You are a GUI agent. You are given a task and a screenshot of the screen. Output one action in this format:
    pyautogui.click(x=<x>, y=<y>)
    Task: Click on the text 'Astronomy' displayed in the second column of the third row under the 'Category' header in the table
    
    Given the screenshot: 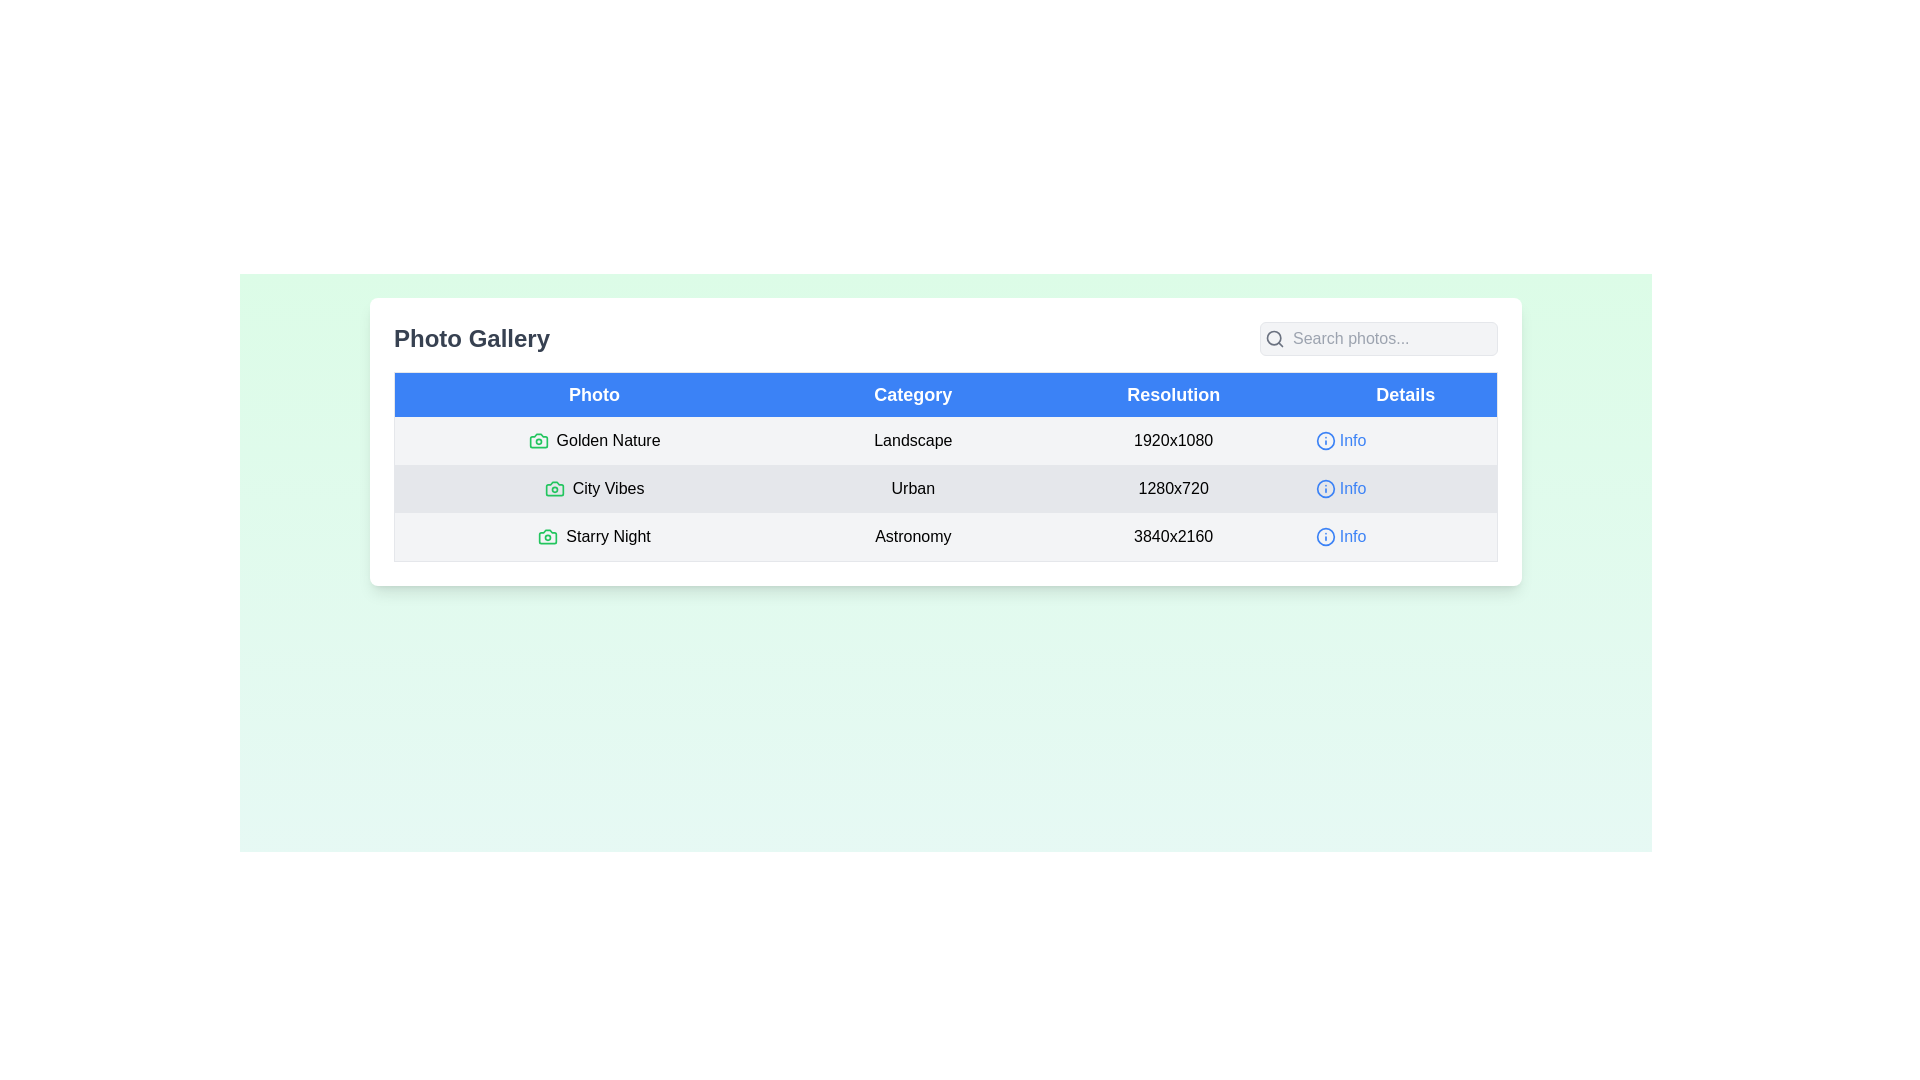 What is the action you would take?
    pyautogui.click(x=912, y=536)
    